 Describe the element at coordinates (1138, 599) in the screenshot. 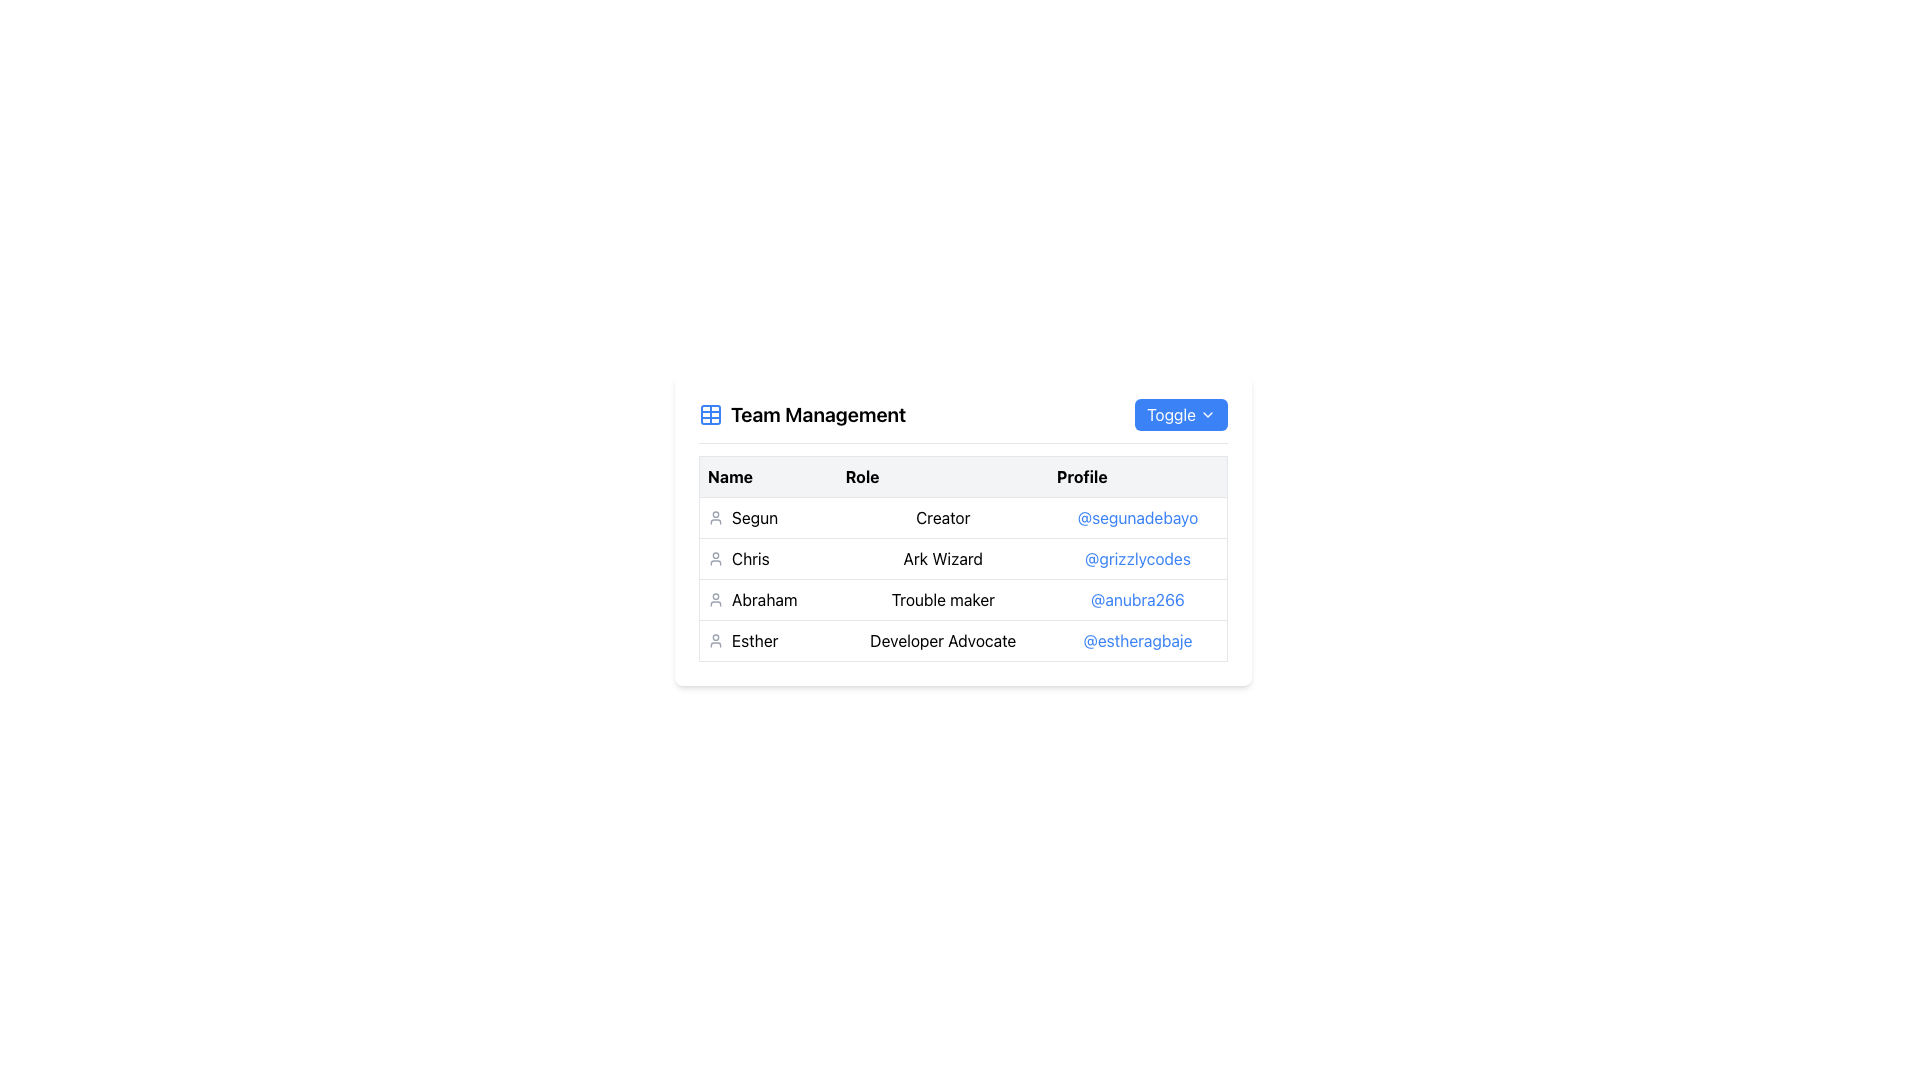

I see `the hyperlink labeled 'Abraham' in the third row of the 'Team Management' table` at that location.